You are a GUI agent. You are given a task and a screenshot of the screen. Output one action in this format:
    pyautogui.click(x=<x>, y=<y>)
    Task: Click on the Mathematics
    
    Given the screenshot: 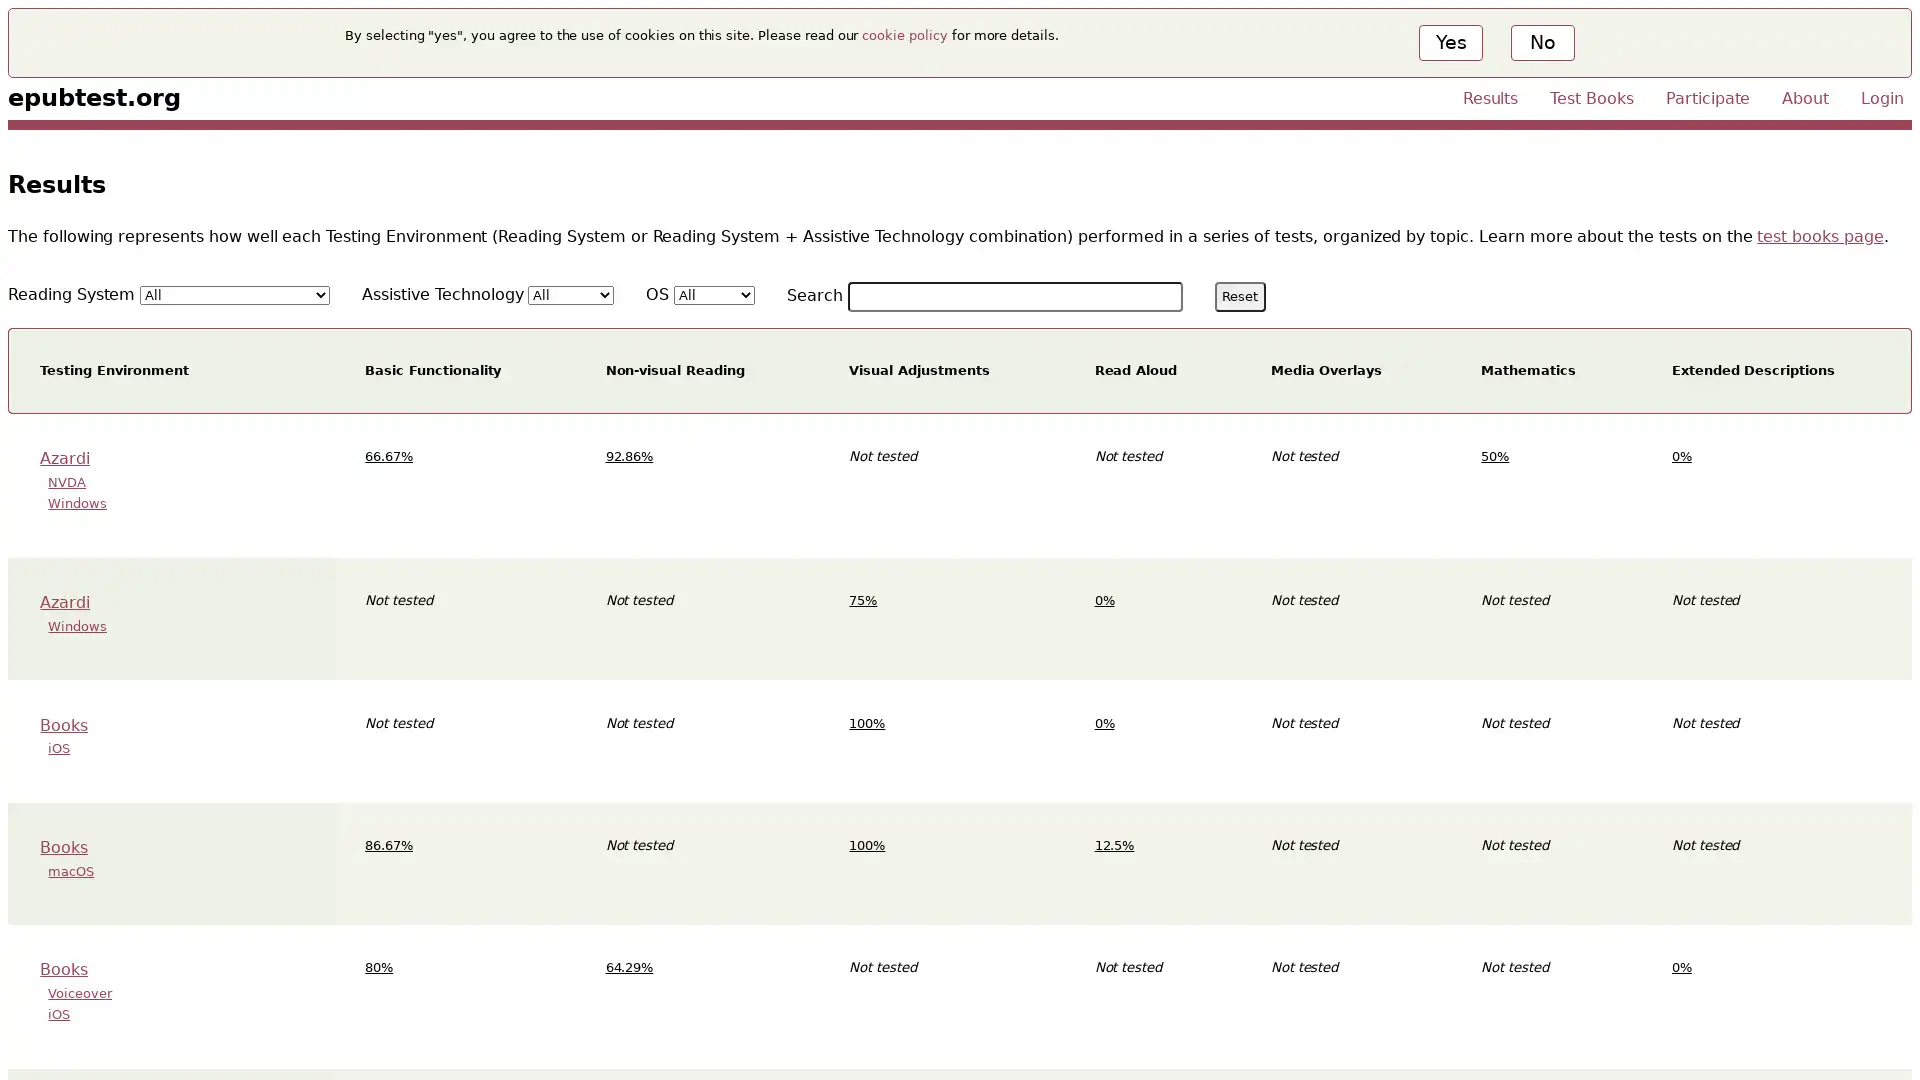 What is the action you would take?
    pyautogui.click(x=1526, y=370)
    